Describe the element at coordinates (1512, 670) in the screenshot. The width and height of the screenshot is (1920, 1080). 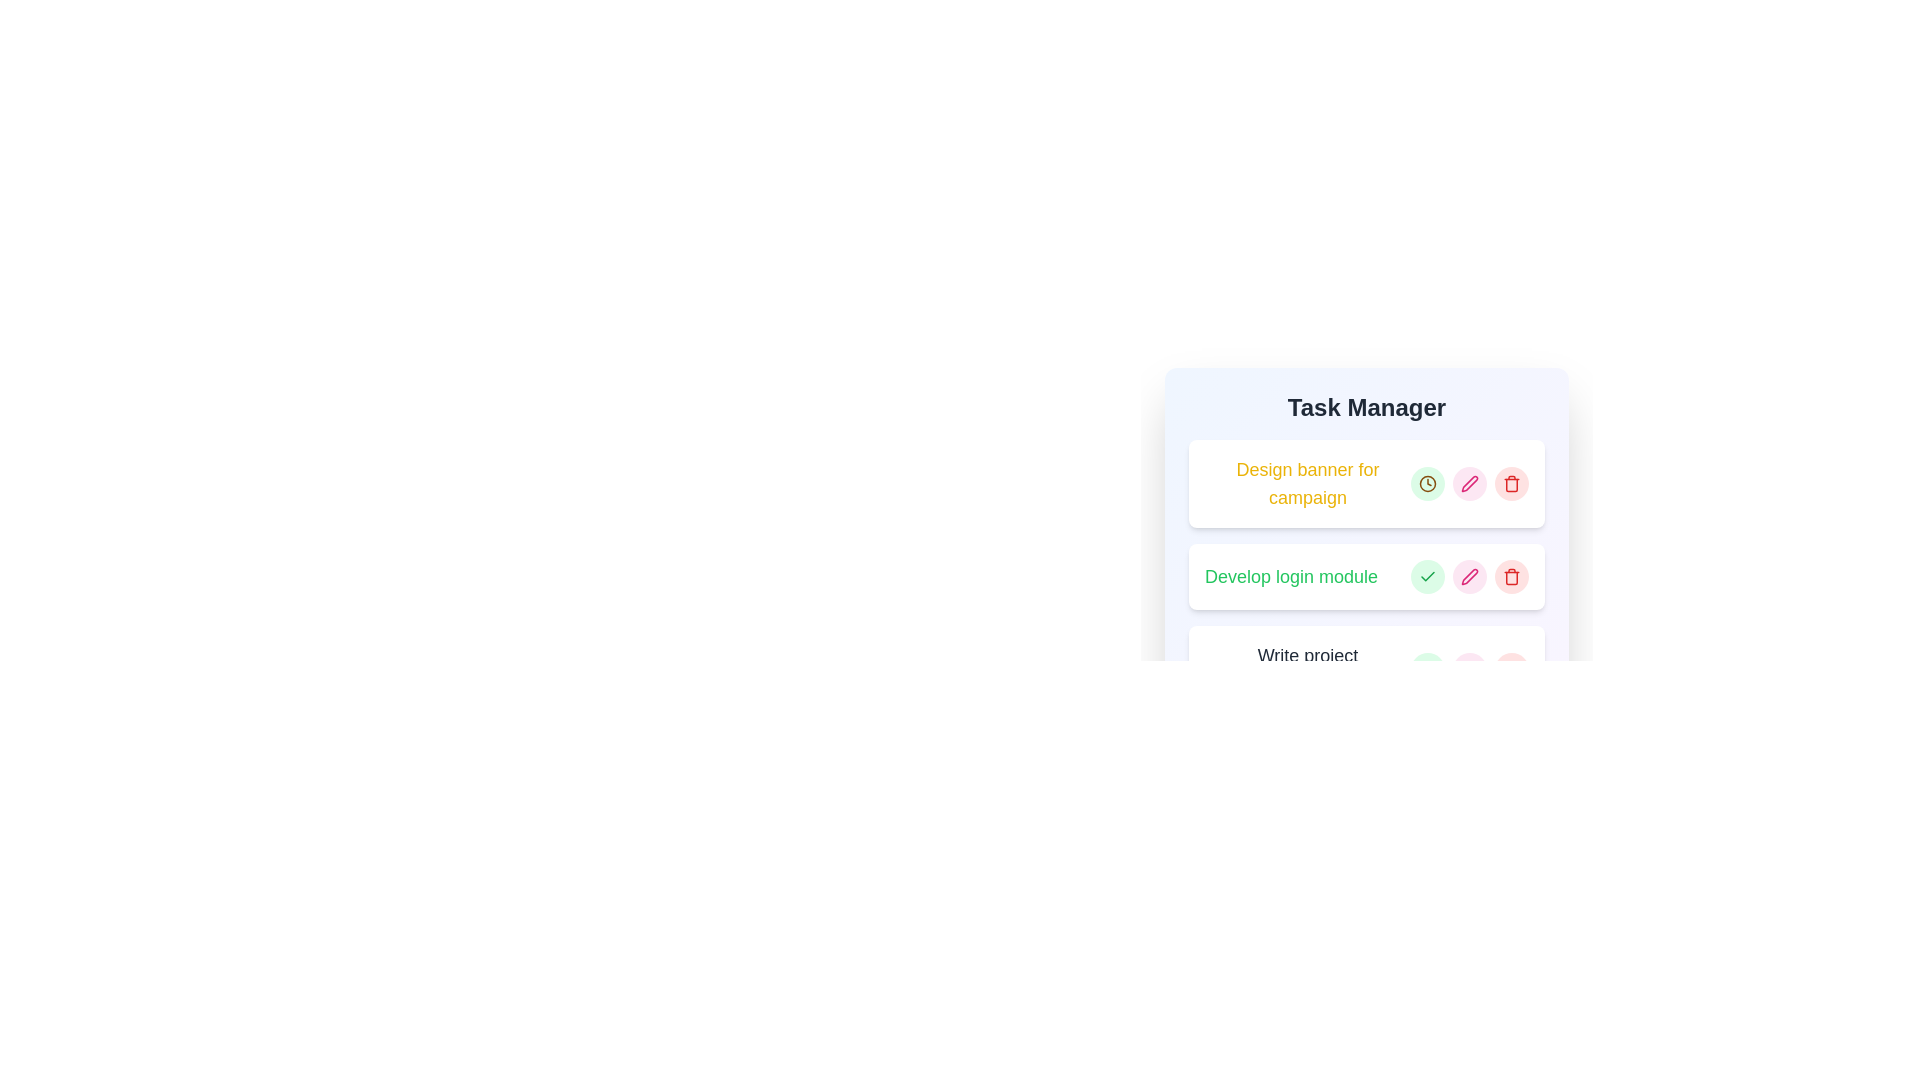
I see `the circular button containing the red trash can icon to observe the hover effect` at that location.